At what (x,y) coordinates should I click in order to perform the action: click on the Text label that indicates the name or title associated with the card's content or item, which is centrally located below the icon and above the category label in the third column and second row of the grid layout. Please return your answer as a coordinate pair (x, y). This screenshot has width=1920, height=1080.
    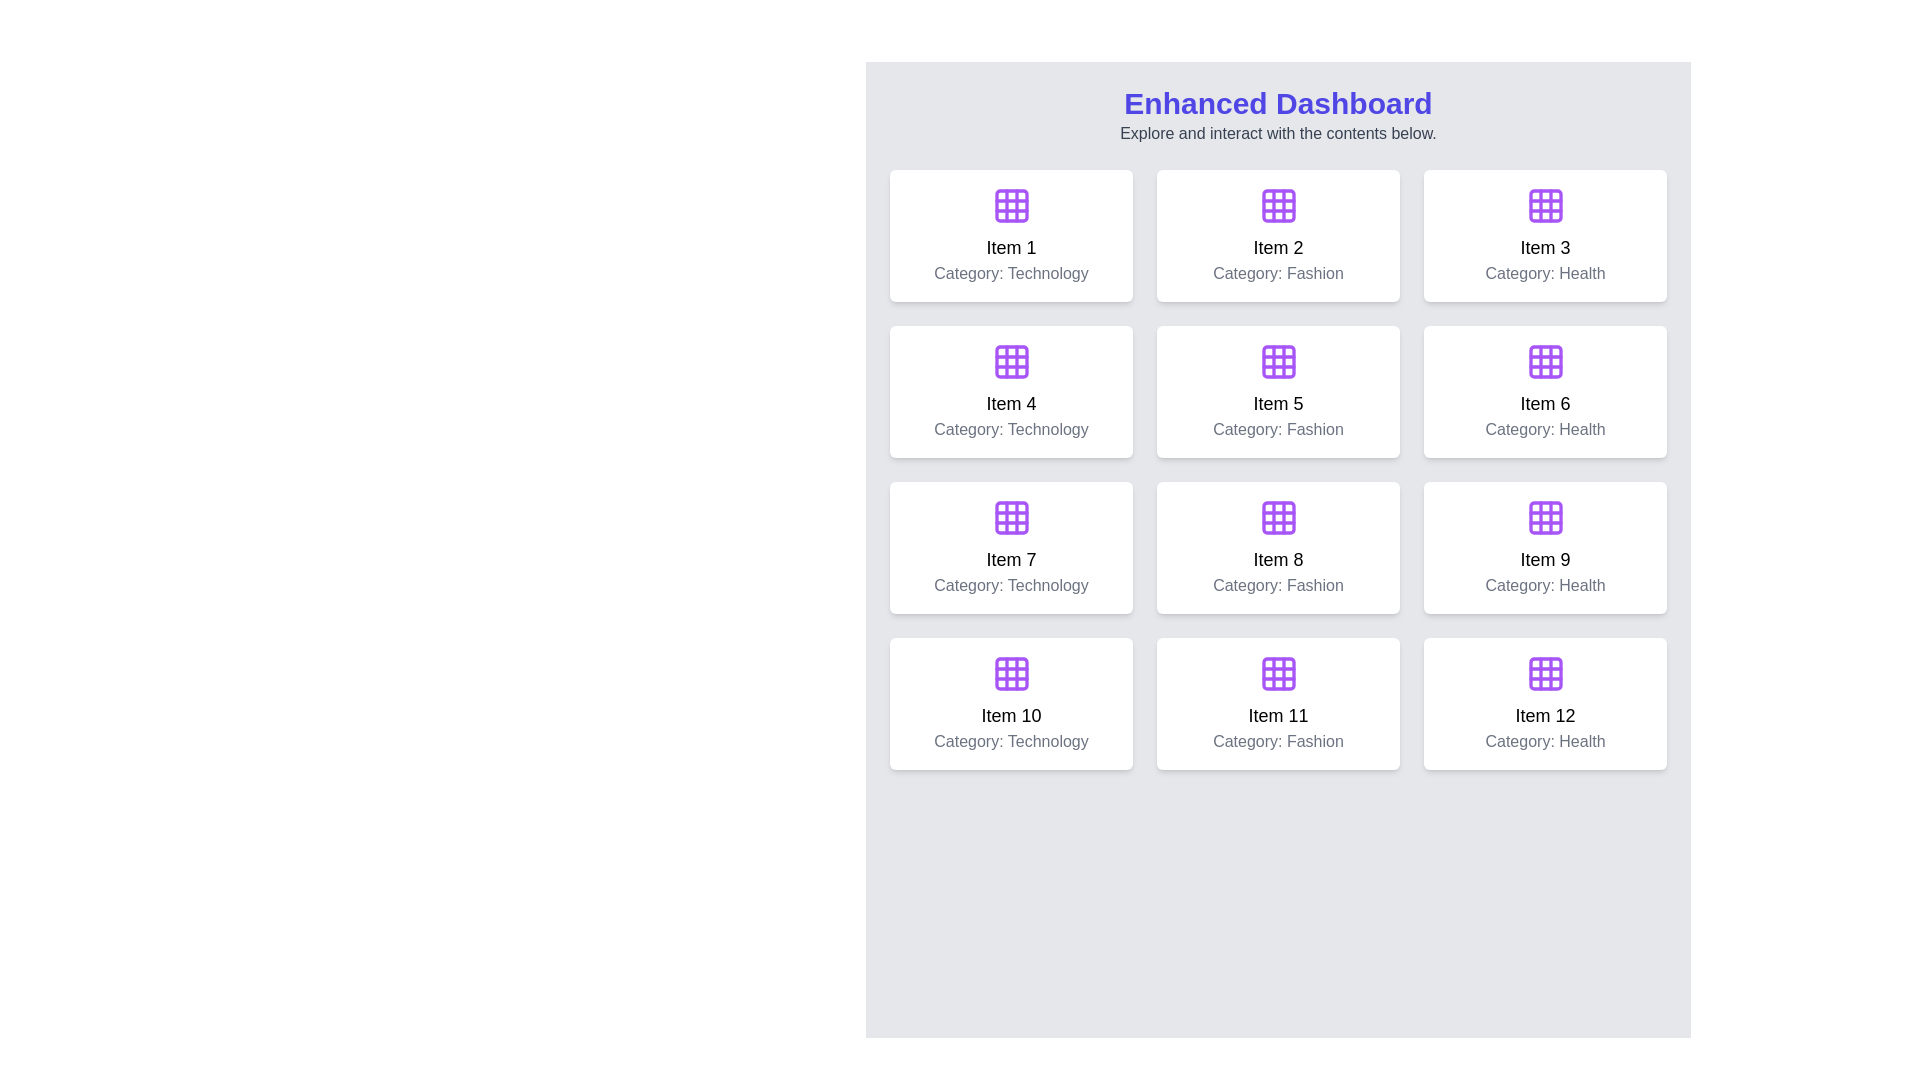
    Looking at the image, I should click on (1544, 404).